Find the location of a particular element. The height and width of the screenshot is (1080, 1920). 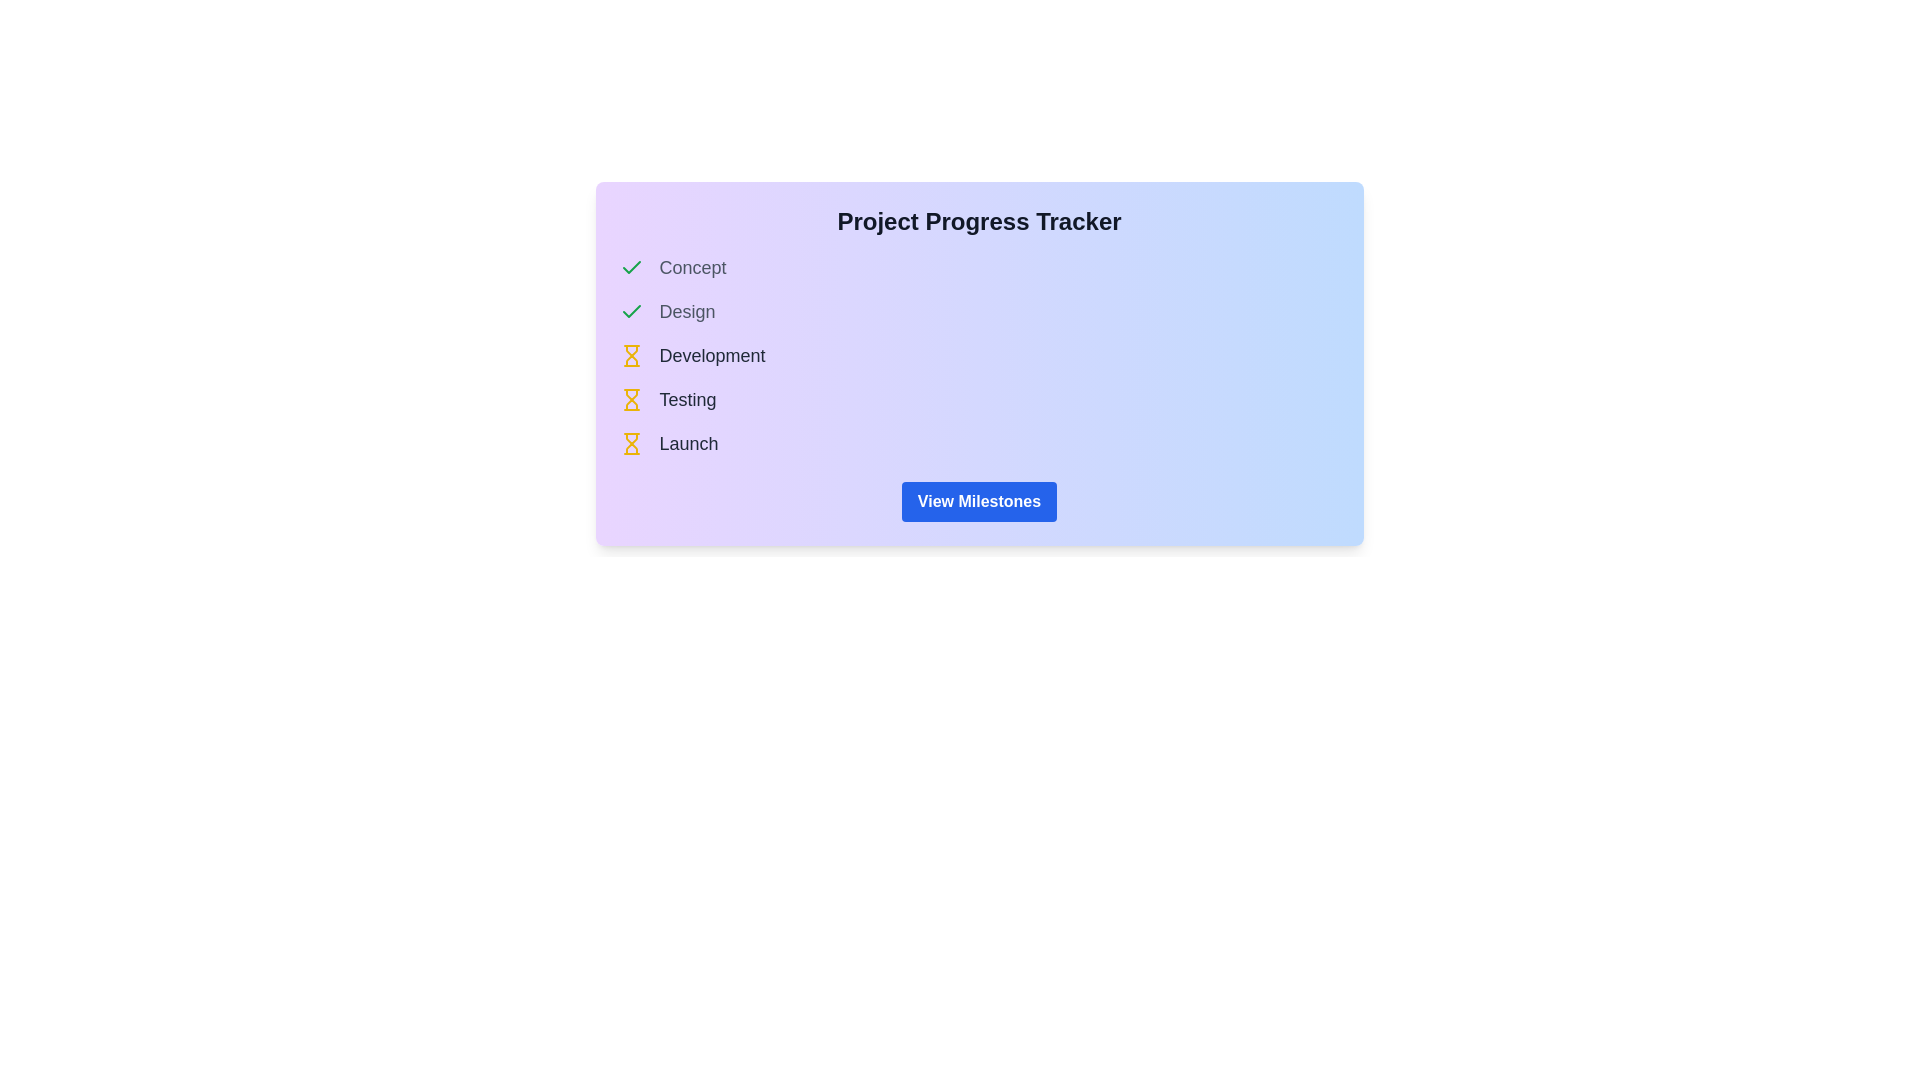

the green checkmark icon representing a completed task, located to the left of the 'Design' label in the project stages list is located at coordinates (630, 312).